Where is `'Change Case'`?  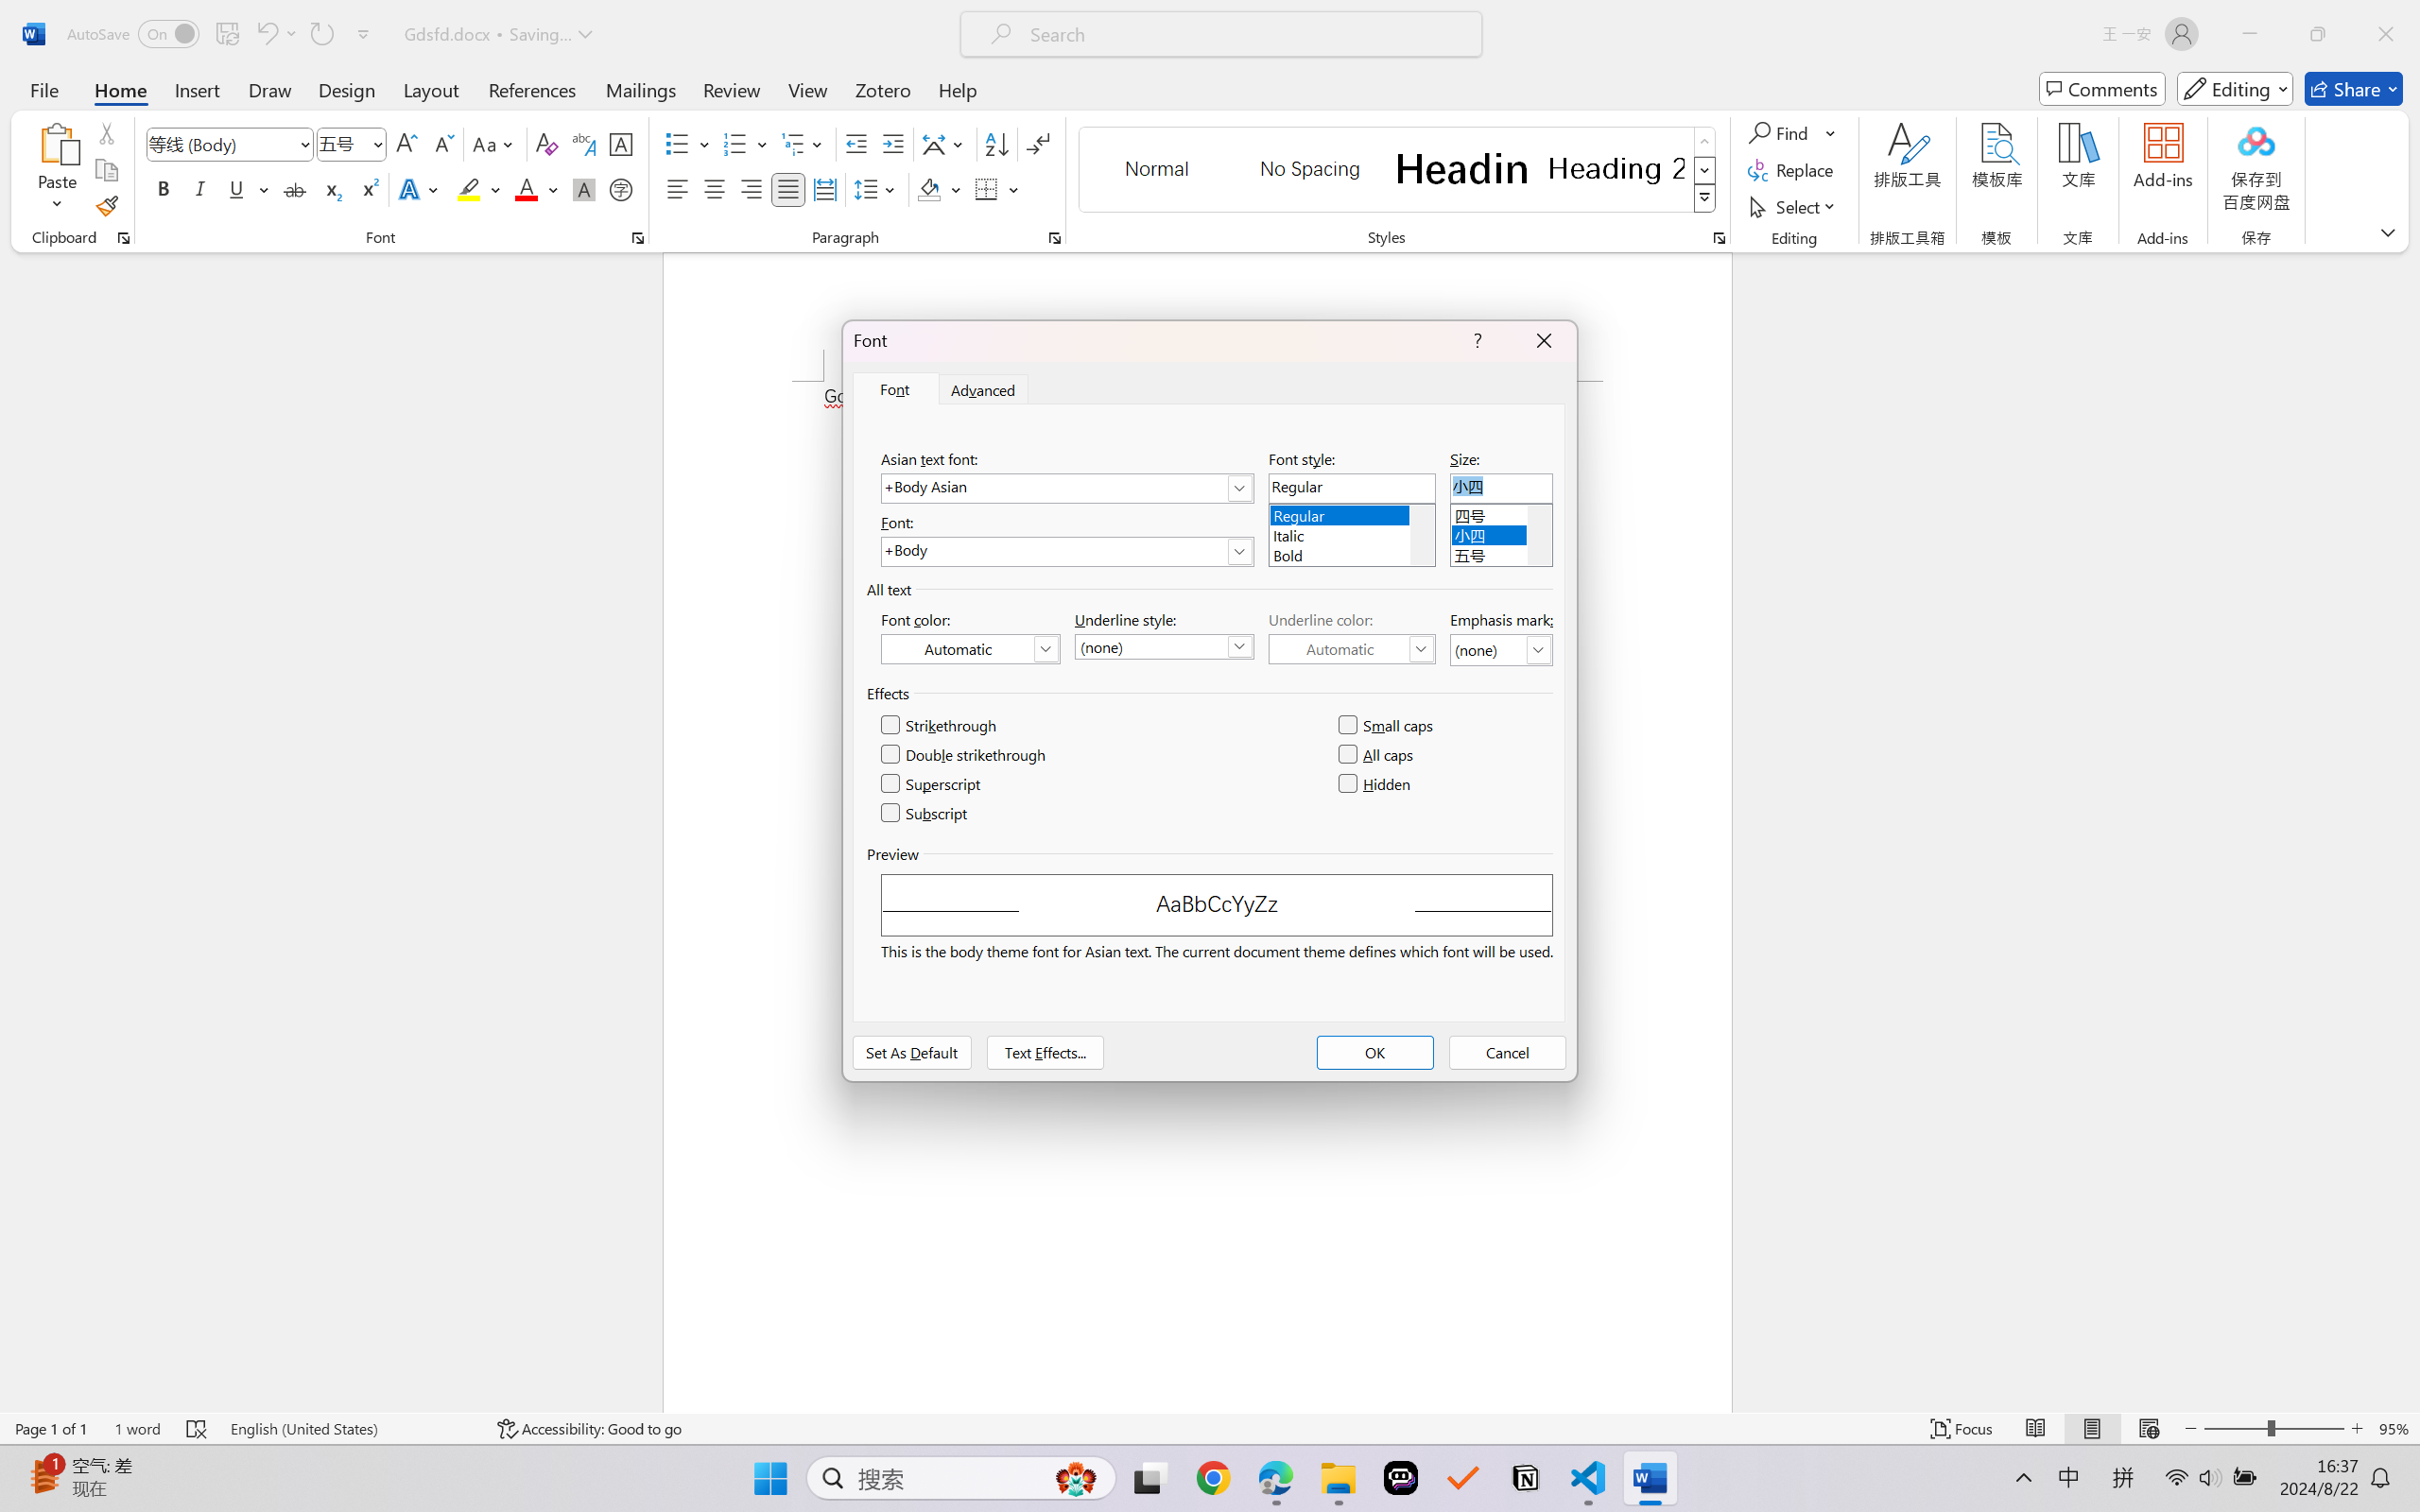 'Change Case' is located at coordinates (493, 144).